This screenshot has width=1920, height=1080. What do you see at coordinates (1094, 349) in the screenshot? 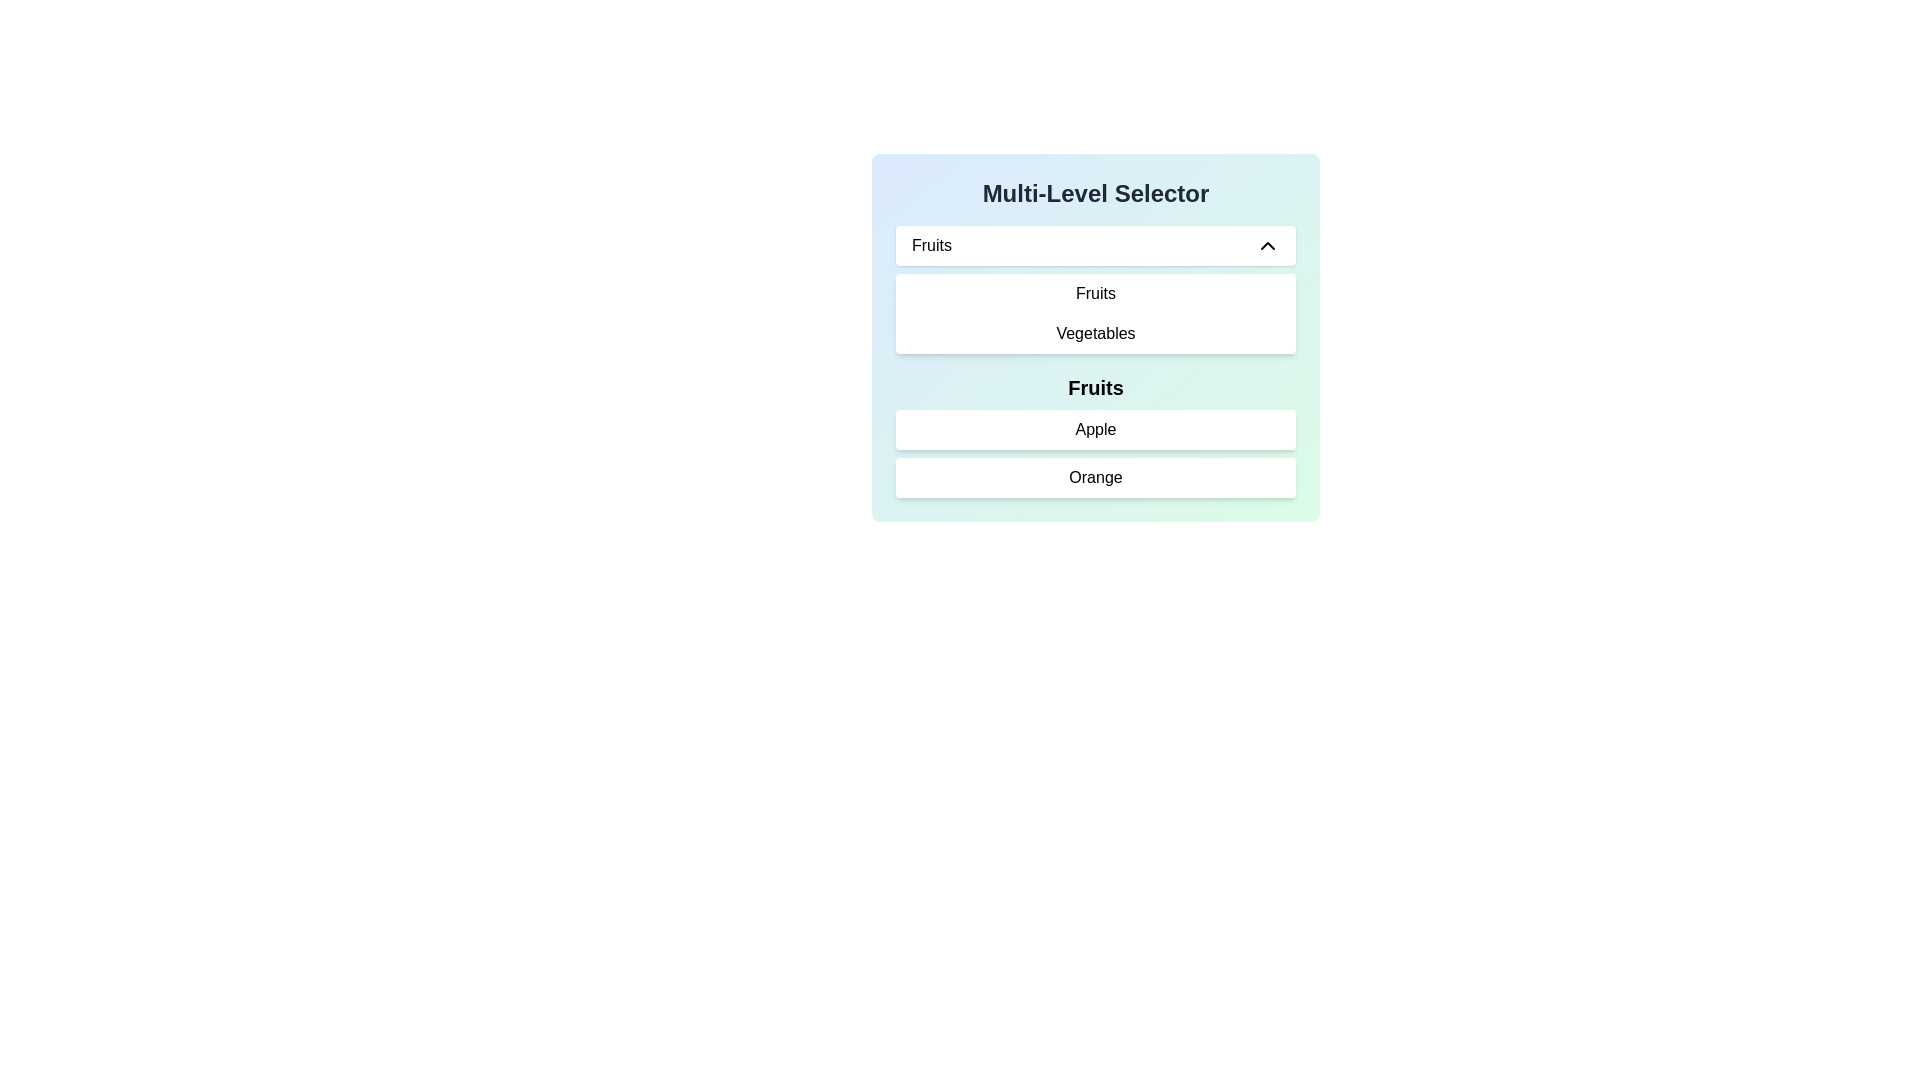
I see `the multi-level selector item located at the center of the dropdown interface` at bounding box center [1094, 349].